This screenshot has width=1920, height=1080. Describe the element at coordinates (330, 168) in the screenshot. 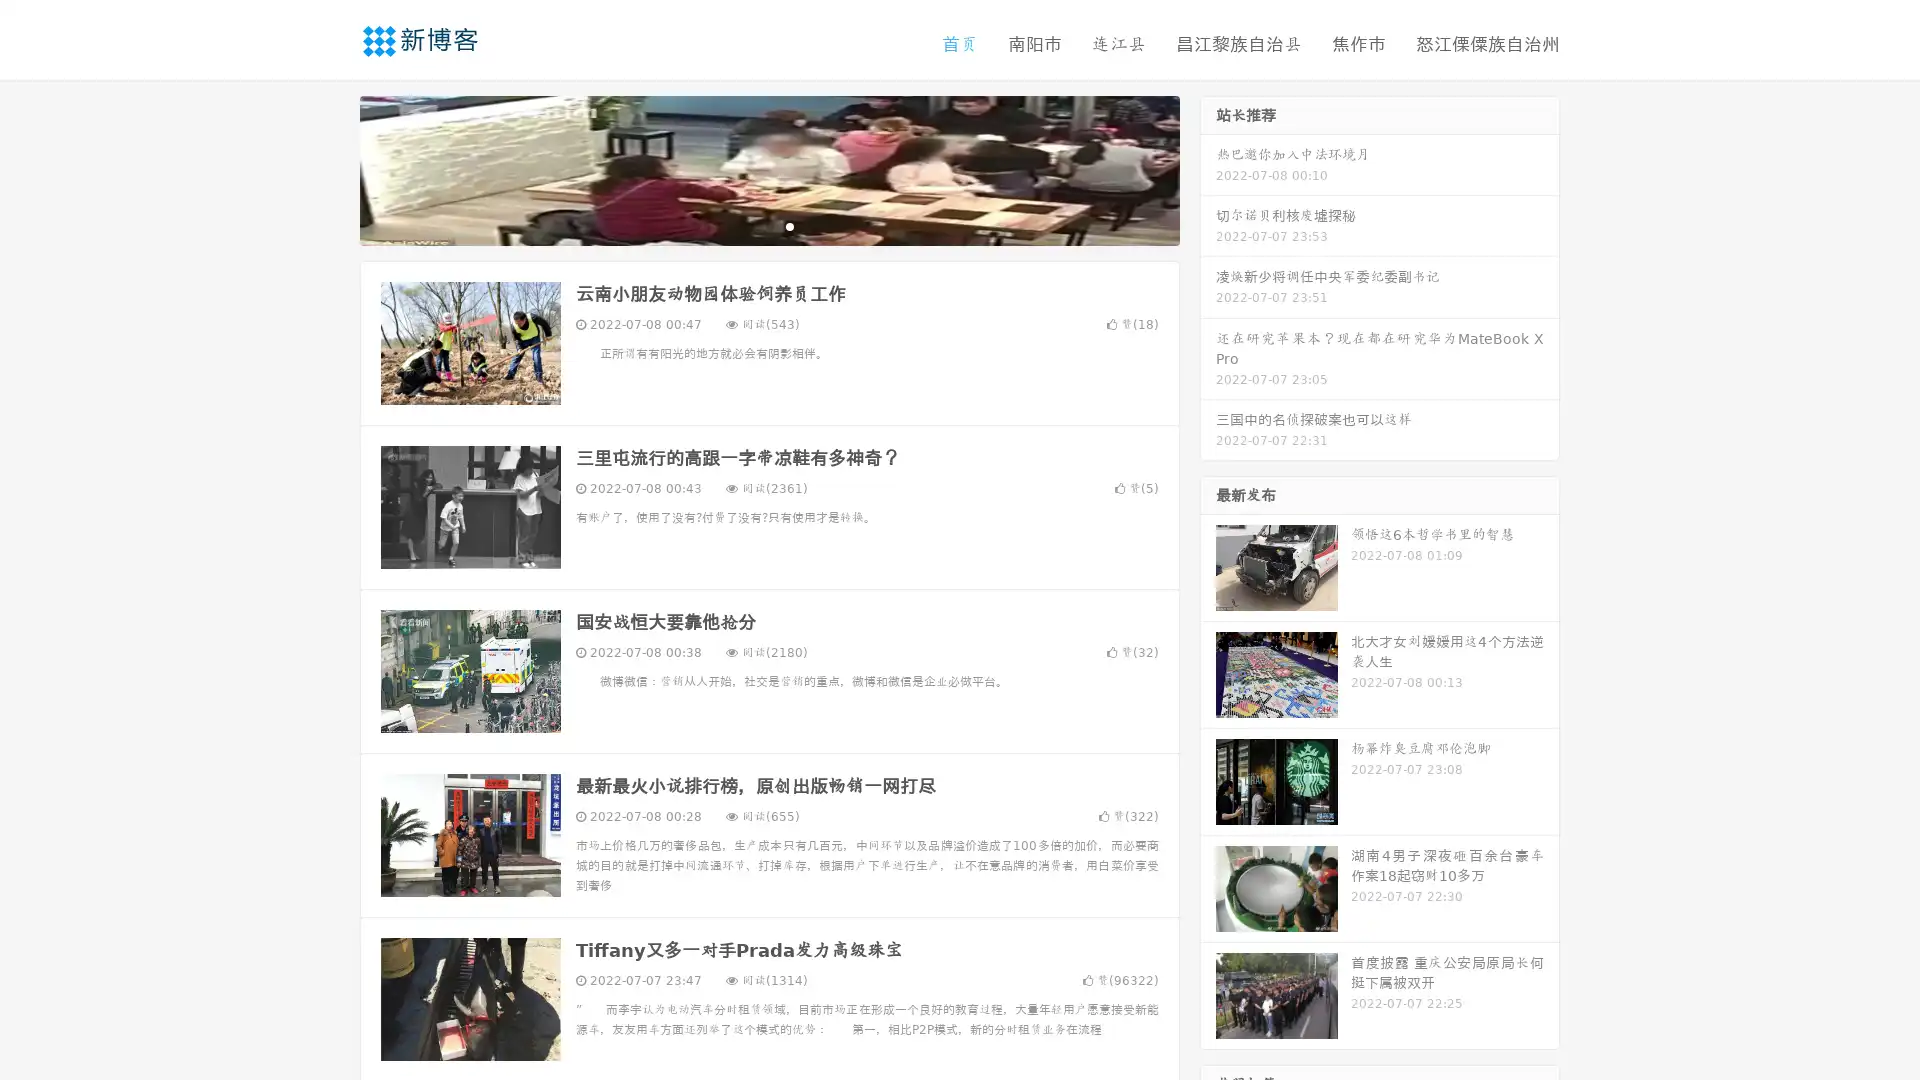

I see `Previous slide` at that location.